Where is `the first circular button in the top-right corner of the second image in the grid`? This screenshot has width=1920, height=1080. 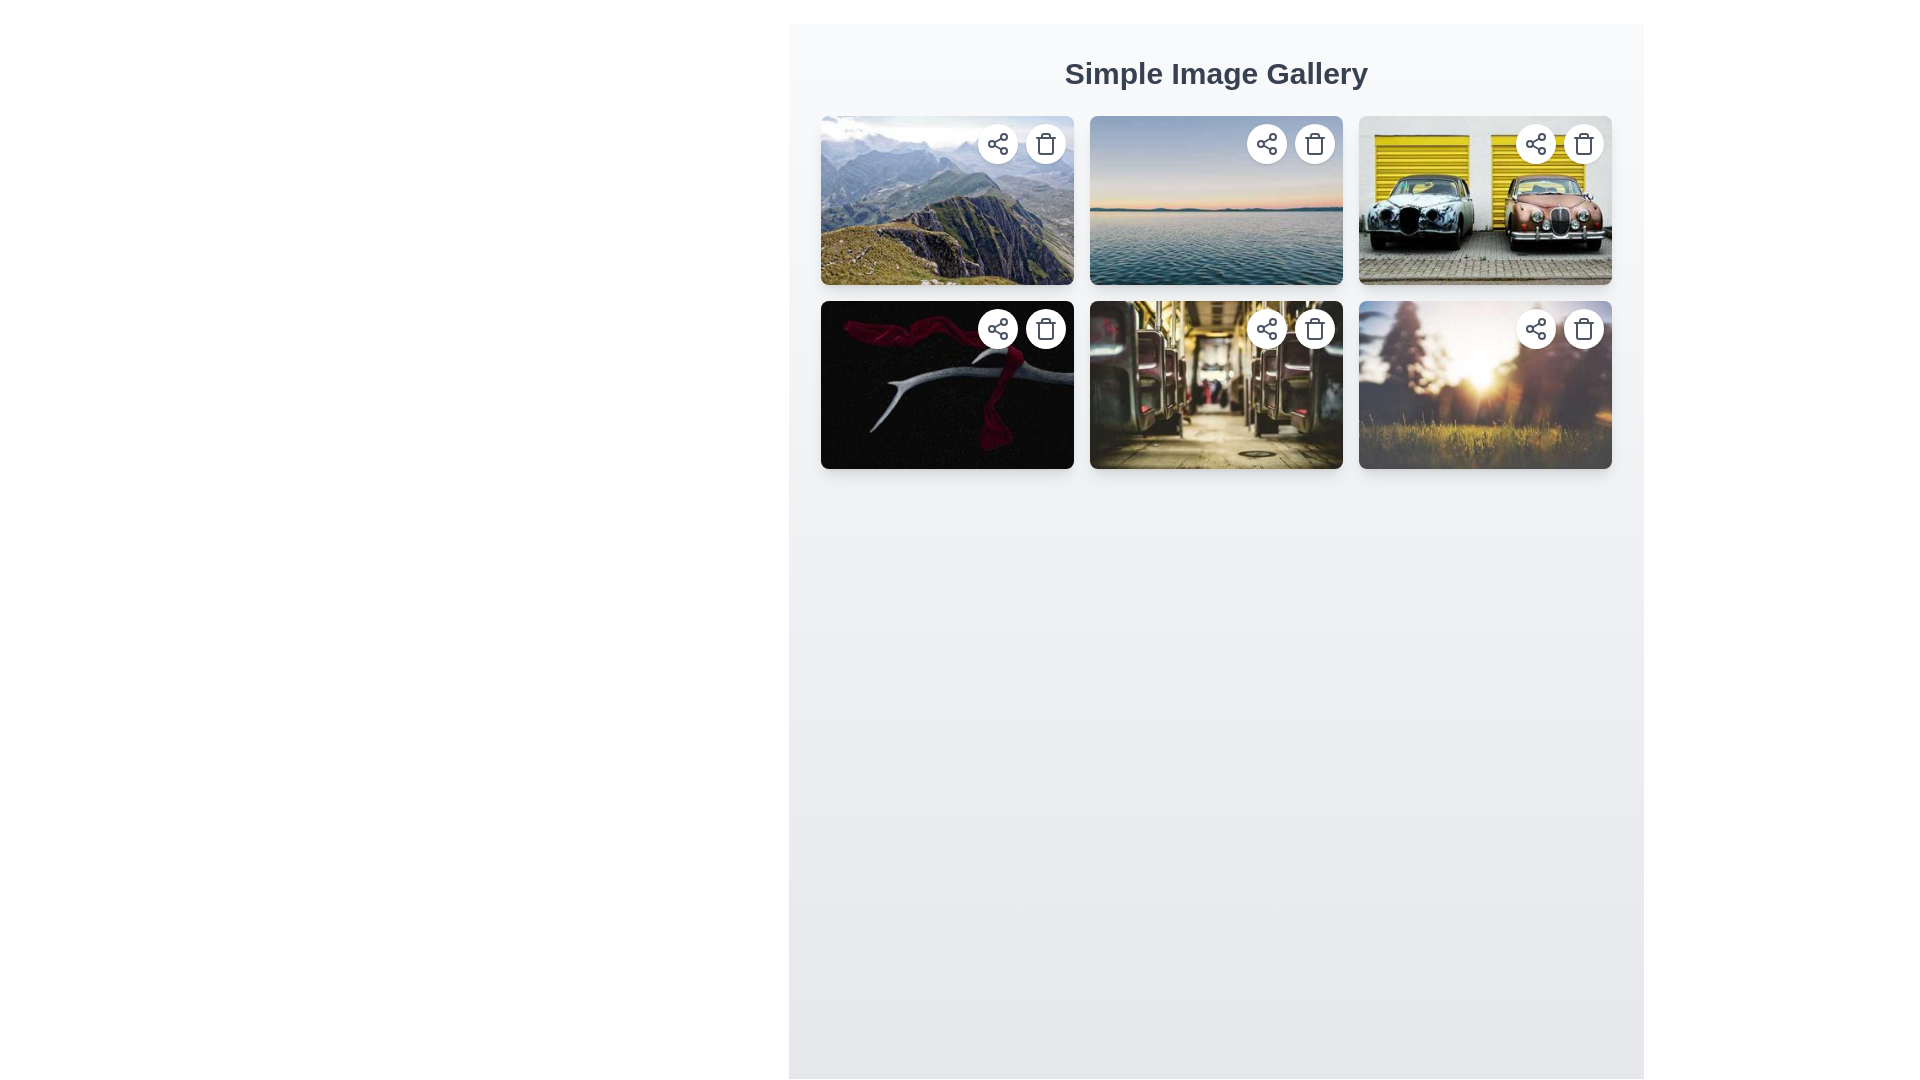
the first circular button in the top-right corner of the second image in the grid is located at coordinates (1266, 142).